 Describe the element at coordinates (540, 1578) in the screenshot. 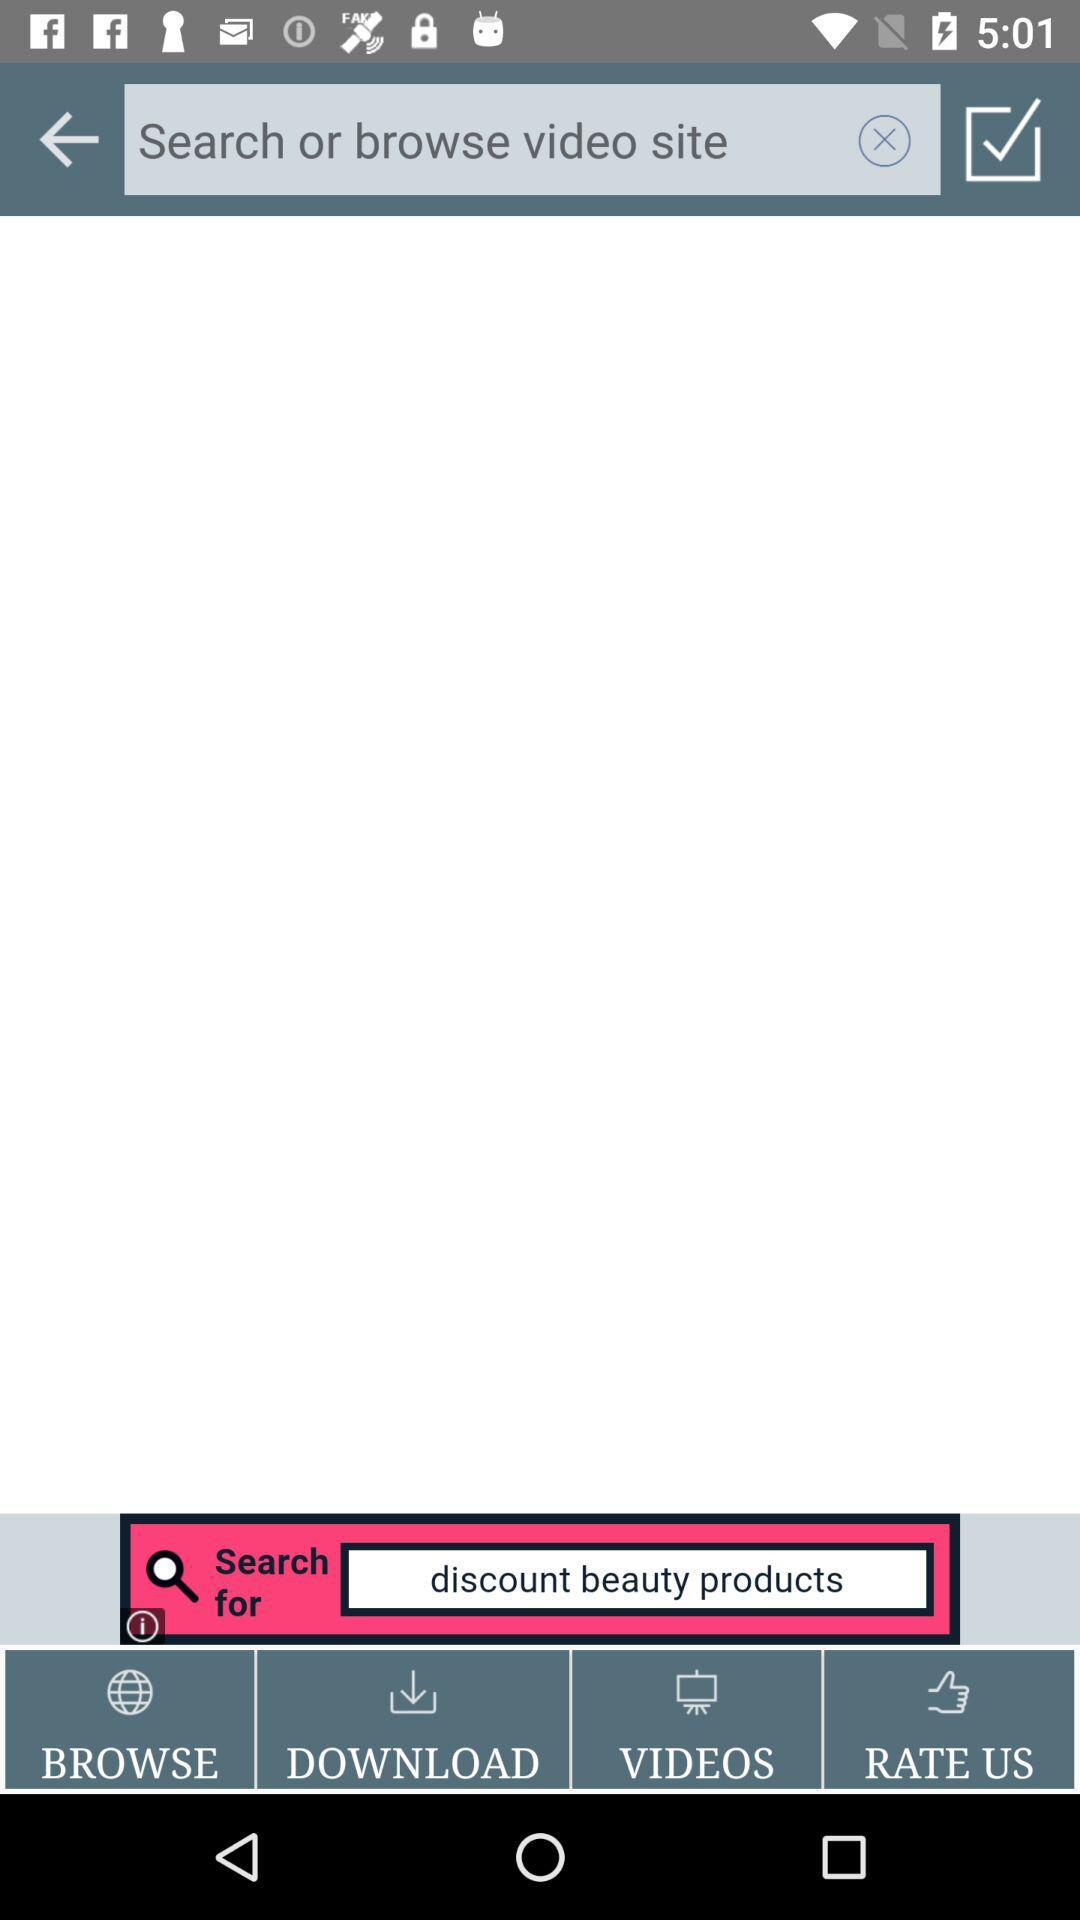

I see `visit advertiser` at that location.